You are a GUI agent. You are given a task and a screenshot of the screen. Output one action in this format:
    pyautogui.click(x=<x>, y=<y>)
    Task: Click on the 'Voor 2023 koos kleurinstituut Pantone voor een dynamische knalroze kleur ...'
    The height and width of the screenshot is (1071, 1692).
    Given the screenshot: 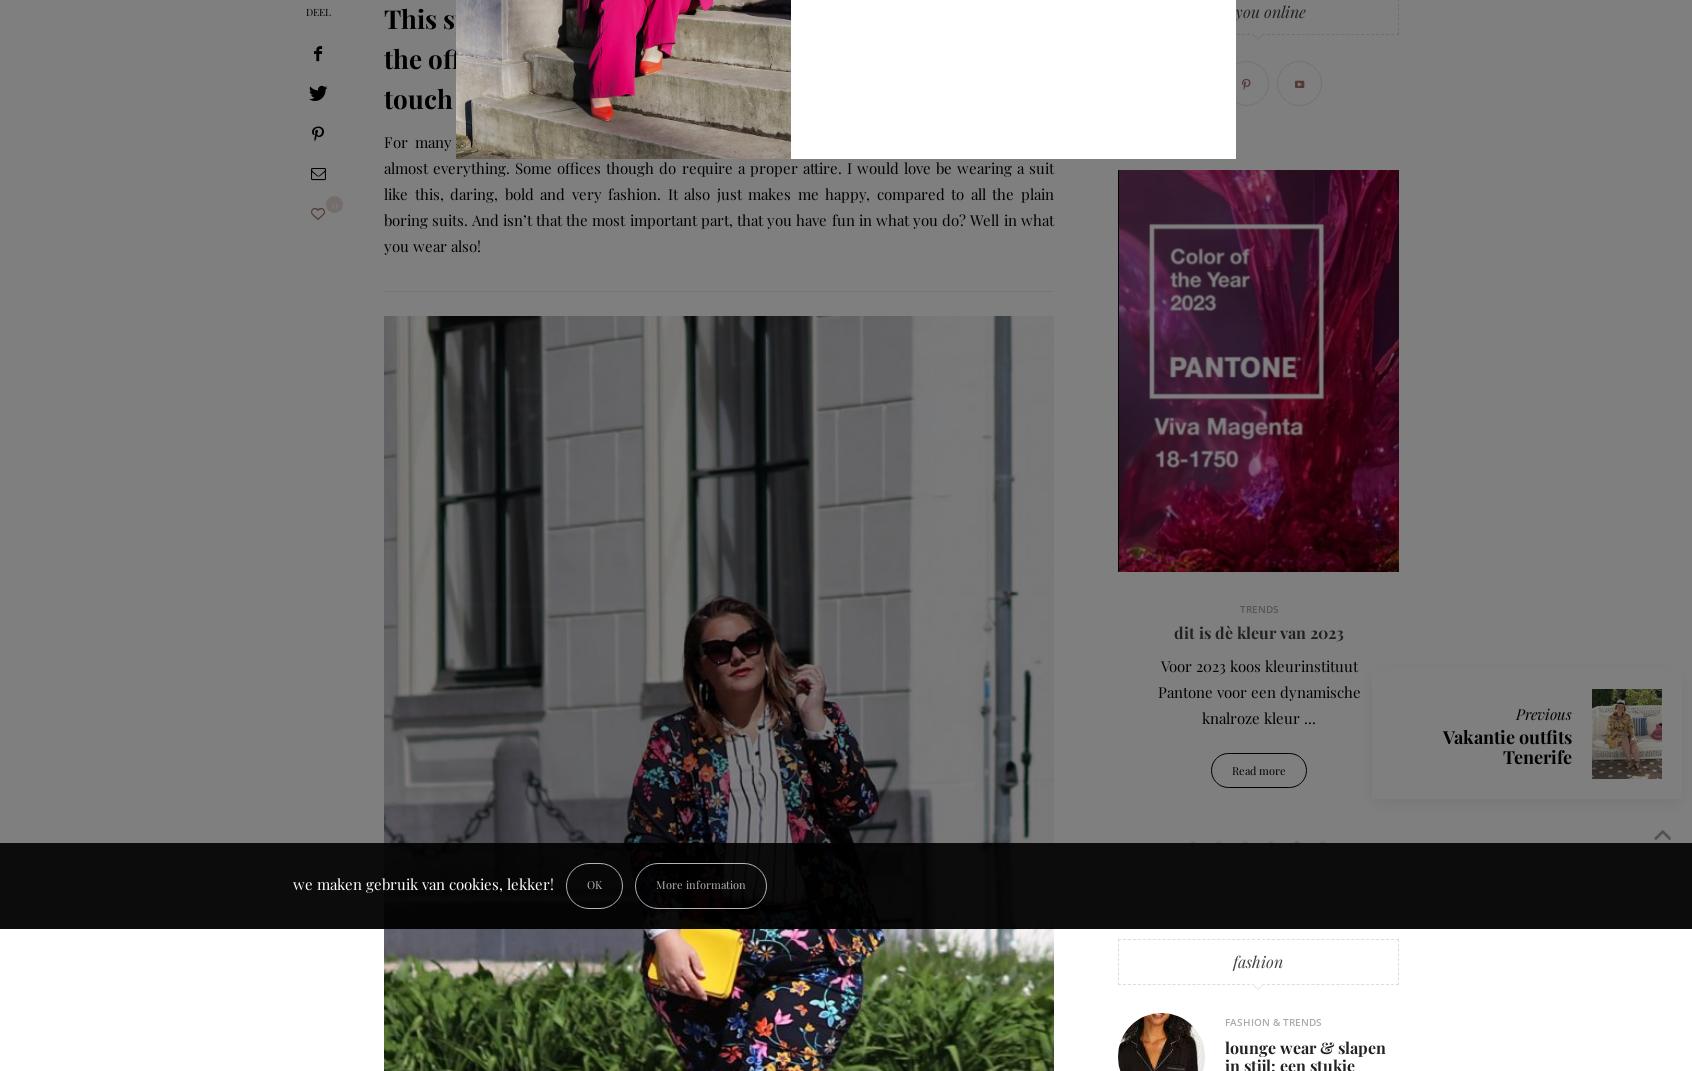 What is the action you would take?
    pyautogui.click(x=976, y=691)
    